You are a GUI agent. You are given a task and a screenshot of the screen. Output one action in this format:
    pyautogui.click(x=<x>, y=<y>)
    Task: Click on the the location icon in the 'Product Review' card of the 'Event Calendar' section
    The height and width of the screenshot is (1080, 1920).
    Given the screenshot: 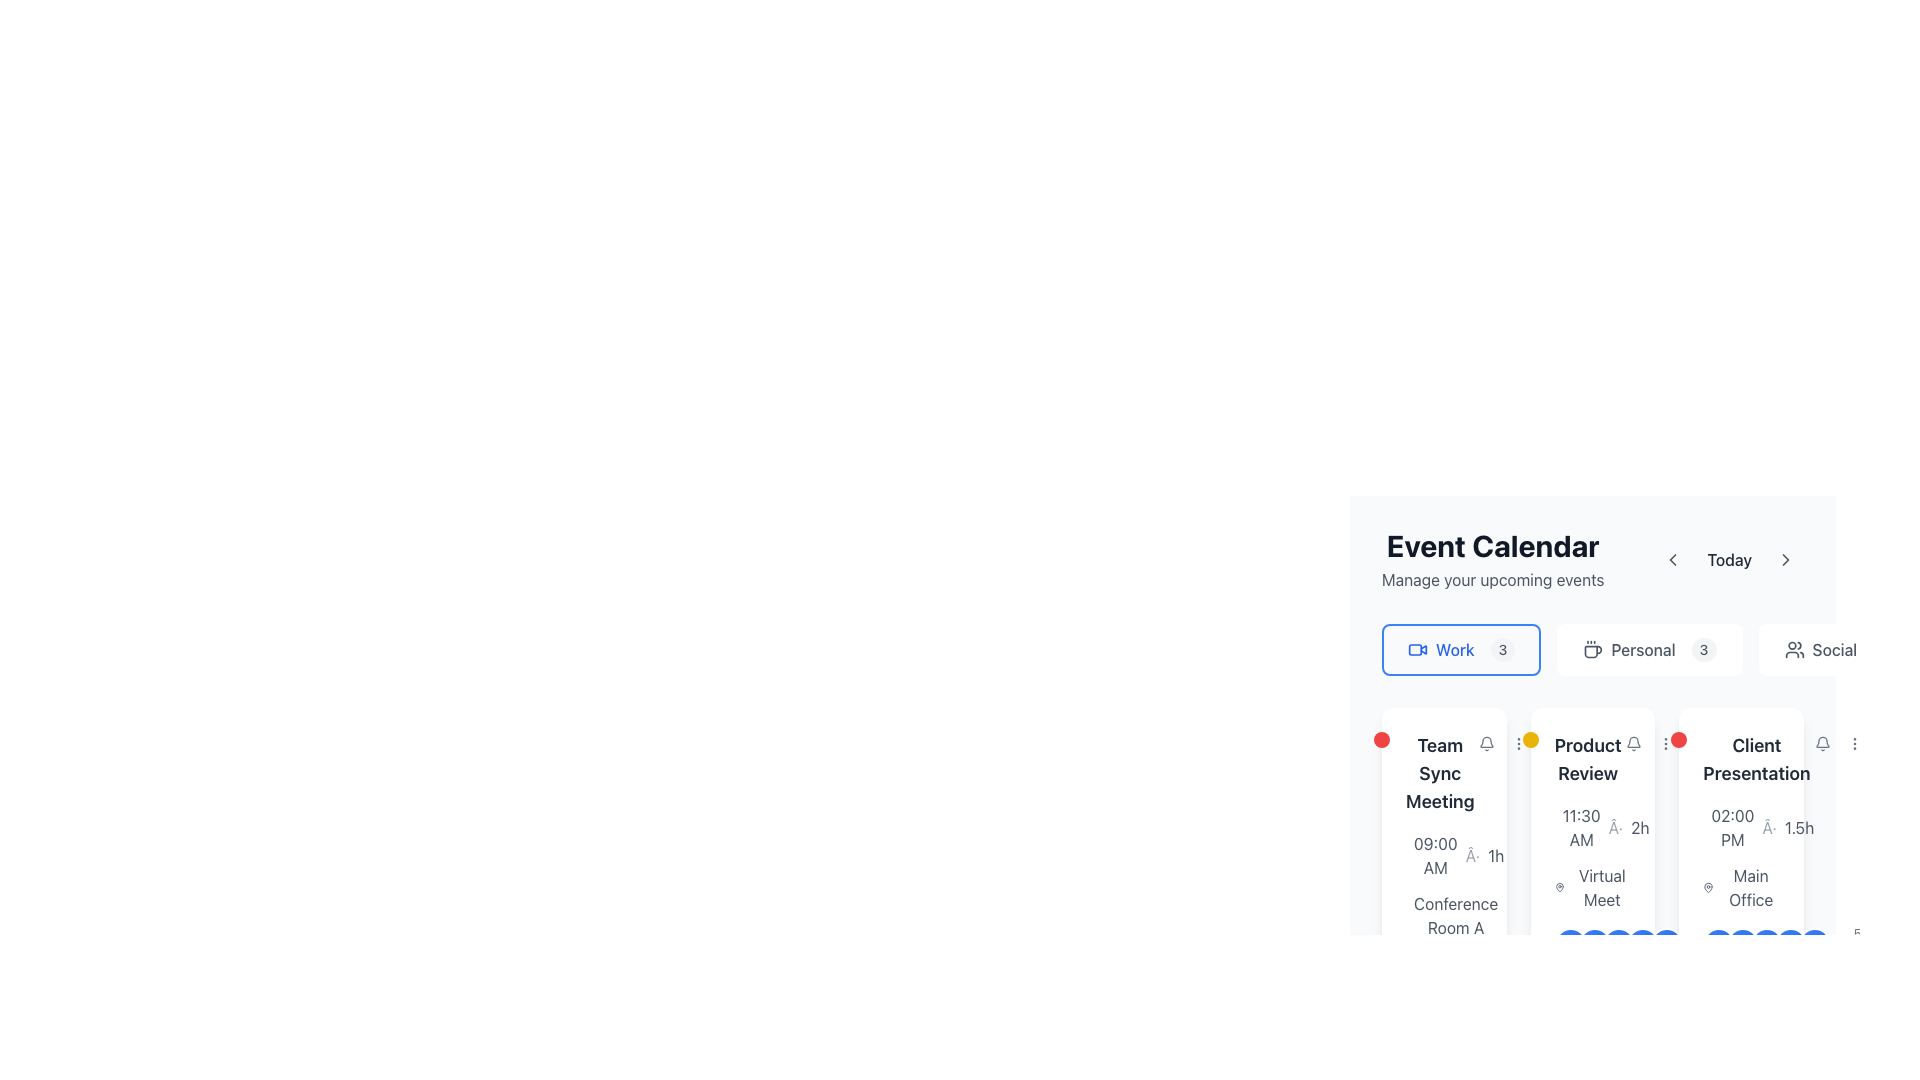 What is the action you would take?
    pyautogui.click(x=1559, y=886)
    